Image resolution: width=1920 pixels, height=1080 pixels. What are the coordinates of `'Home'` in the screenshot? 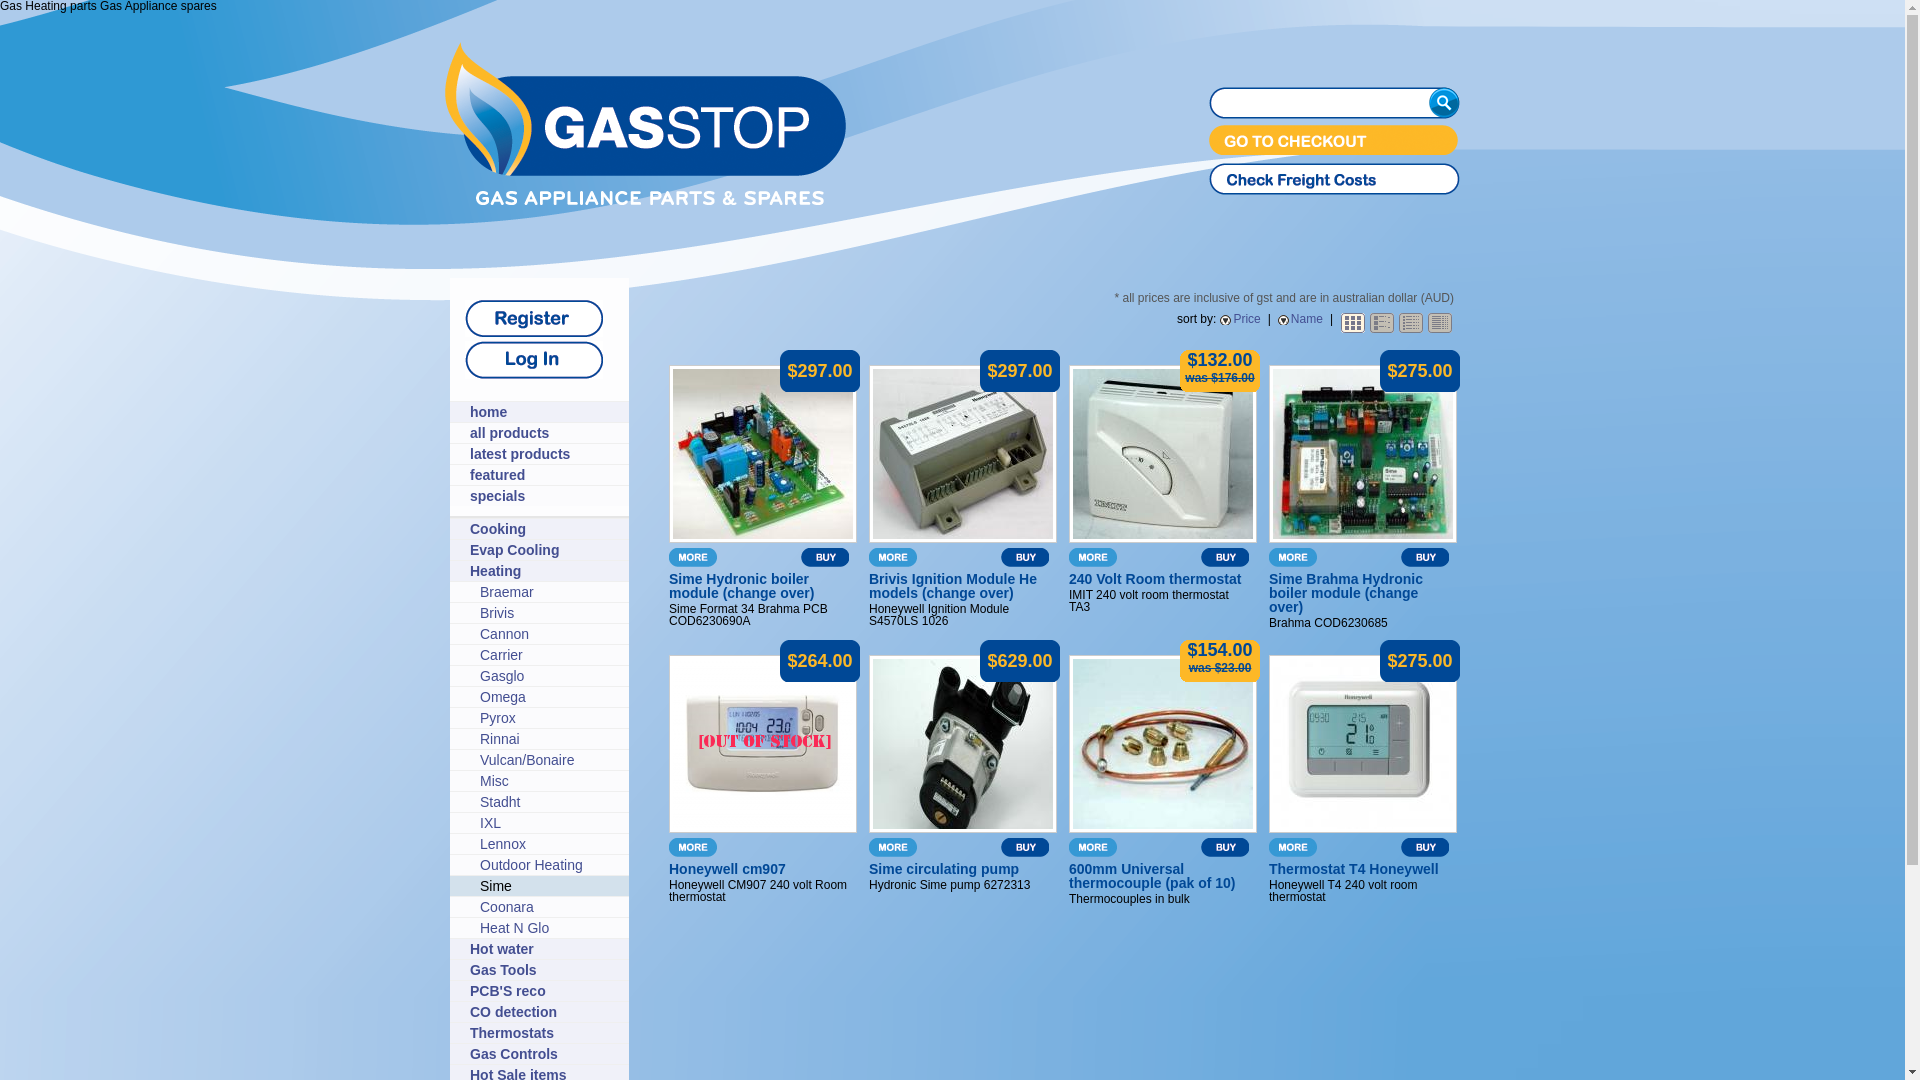 It's located at (645, 200).